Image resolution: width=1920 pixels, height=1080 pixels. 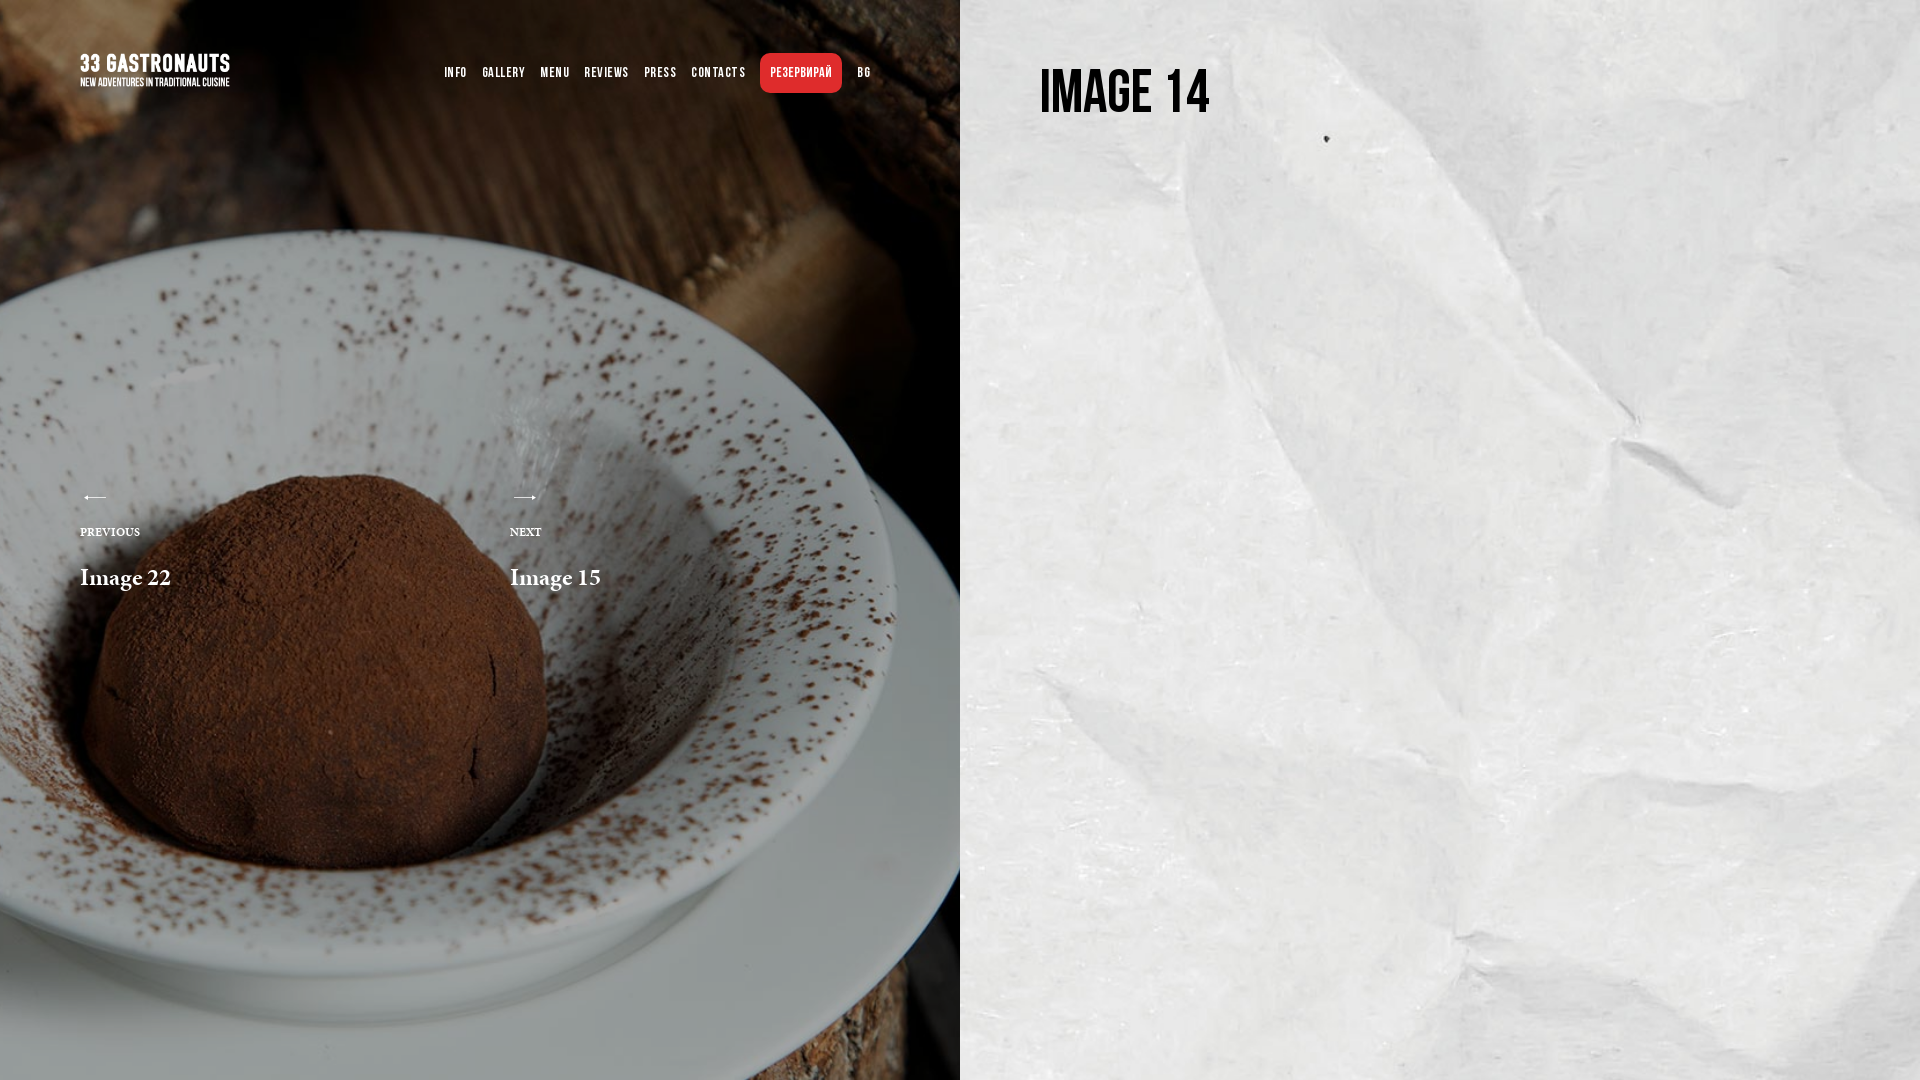 I want to click on 'Reviews', so click(x=605, y=72).